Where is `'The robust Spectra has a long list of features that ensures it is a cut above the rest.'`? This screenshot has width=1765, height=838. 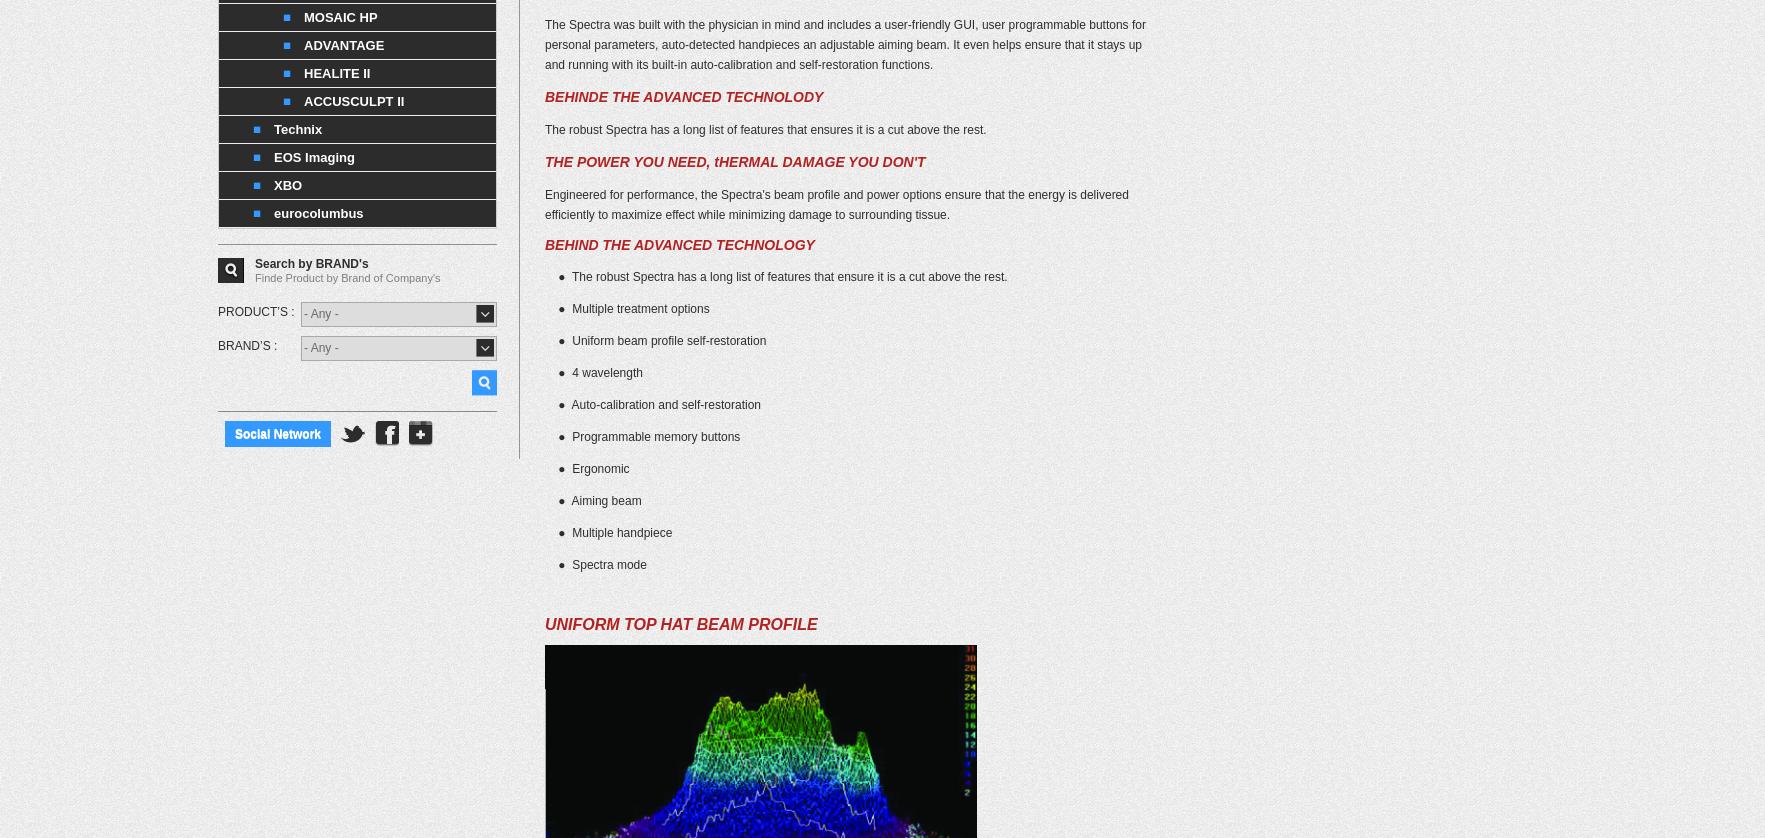
'The robust Spectra has a long list of features that ensures it is a cut above the rest.' is located at coordinates (764, 129).